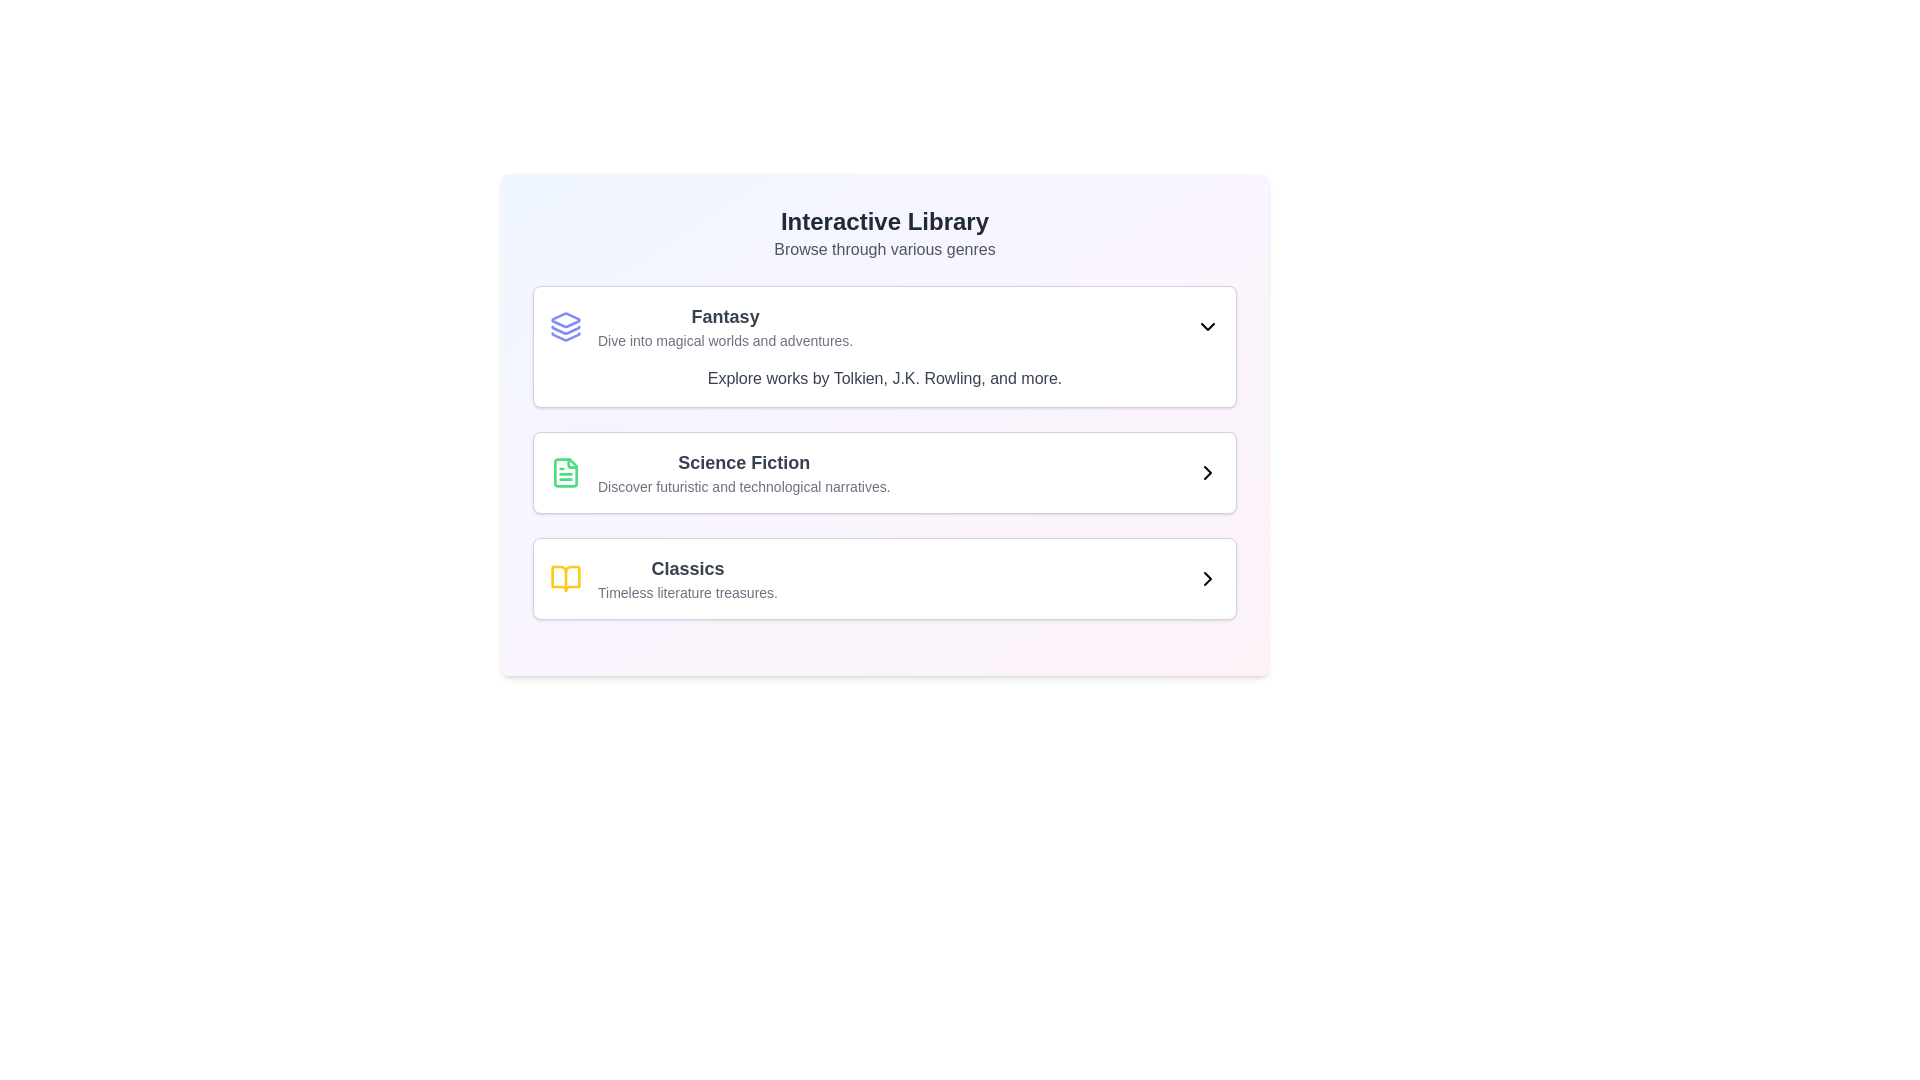  I want to click on the third Card Section in the vertical list of categories, so click(883, 578).